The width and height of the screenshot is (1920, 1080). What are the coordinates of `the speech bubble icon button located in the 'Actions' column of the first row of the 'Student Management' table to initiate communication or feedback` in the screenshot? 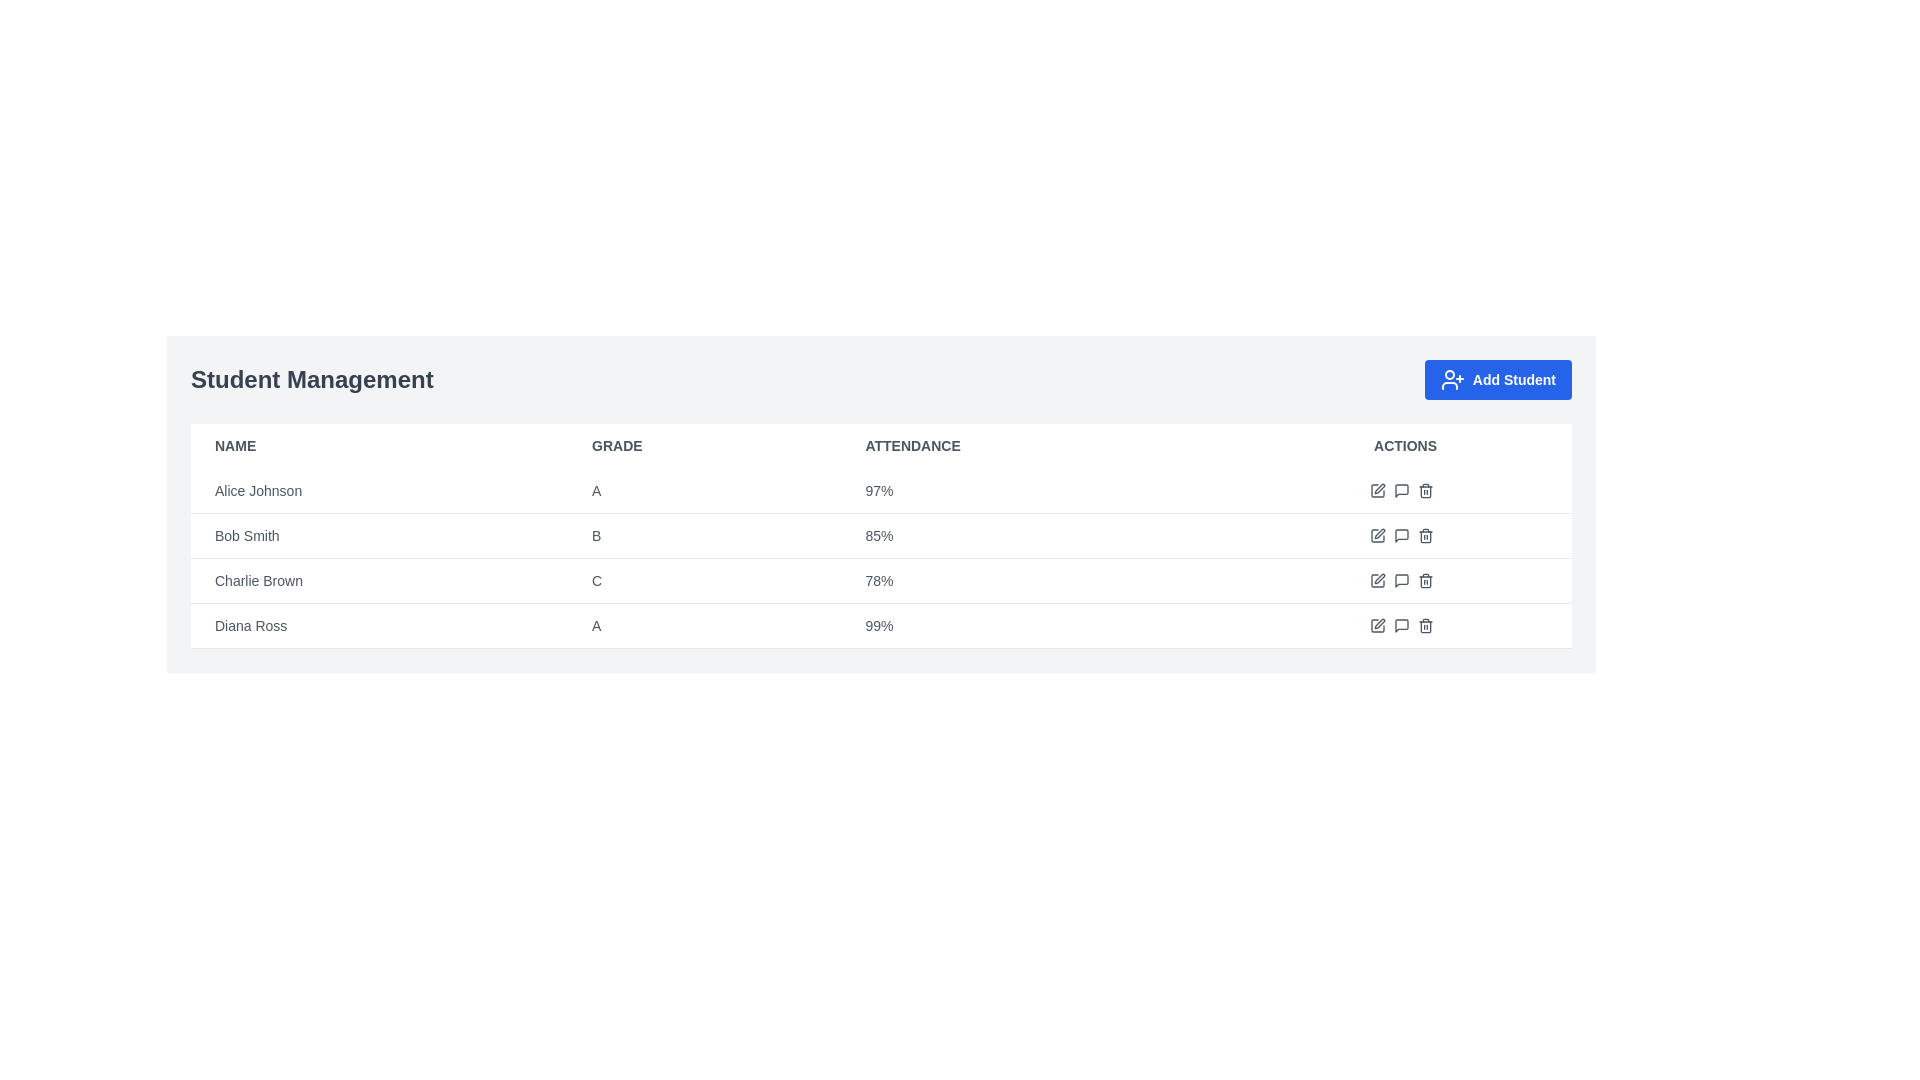 It's located at (1400, 490).